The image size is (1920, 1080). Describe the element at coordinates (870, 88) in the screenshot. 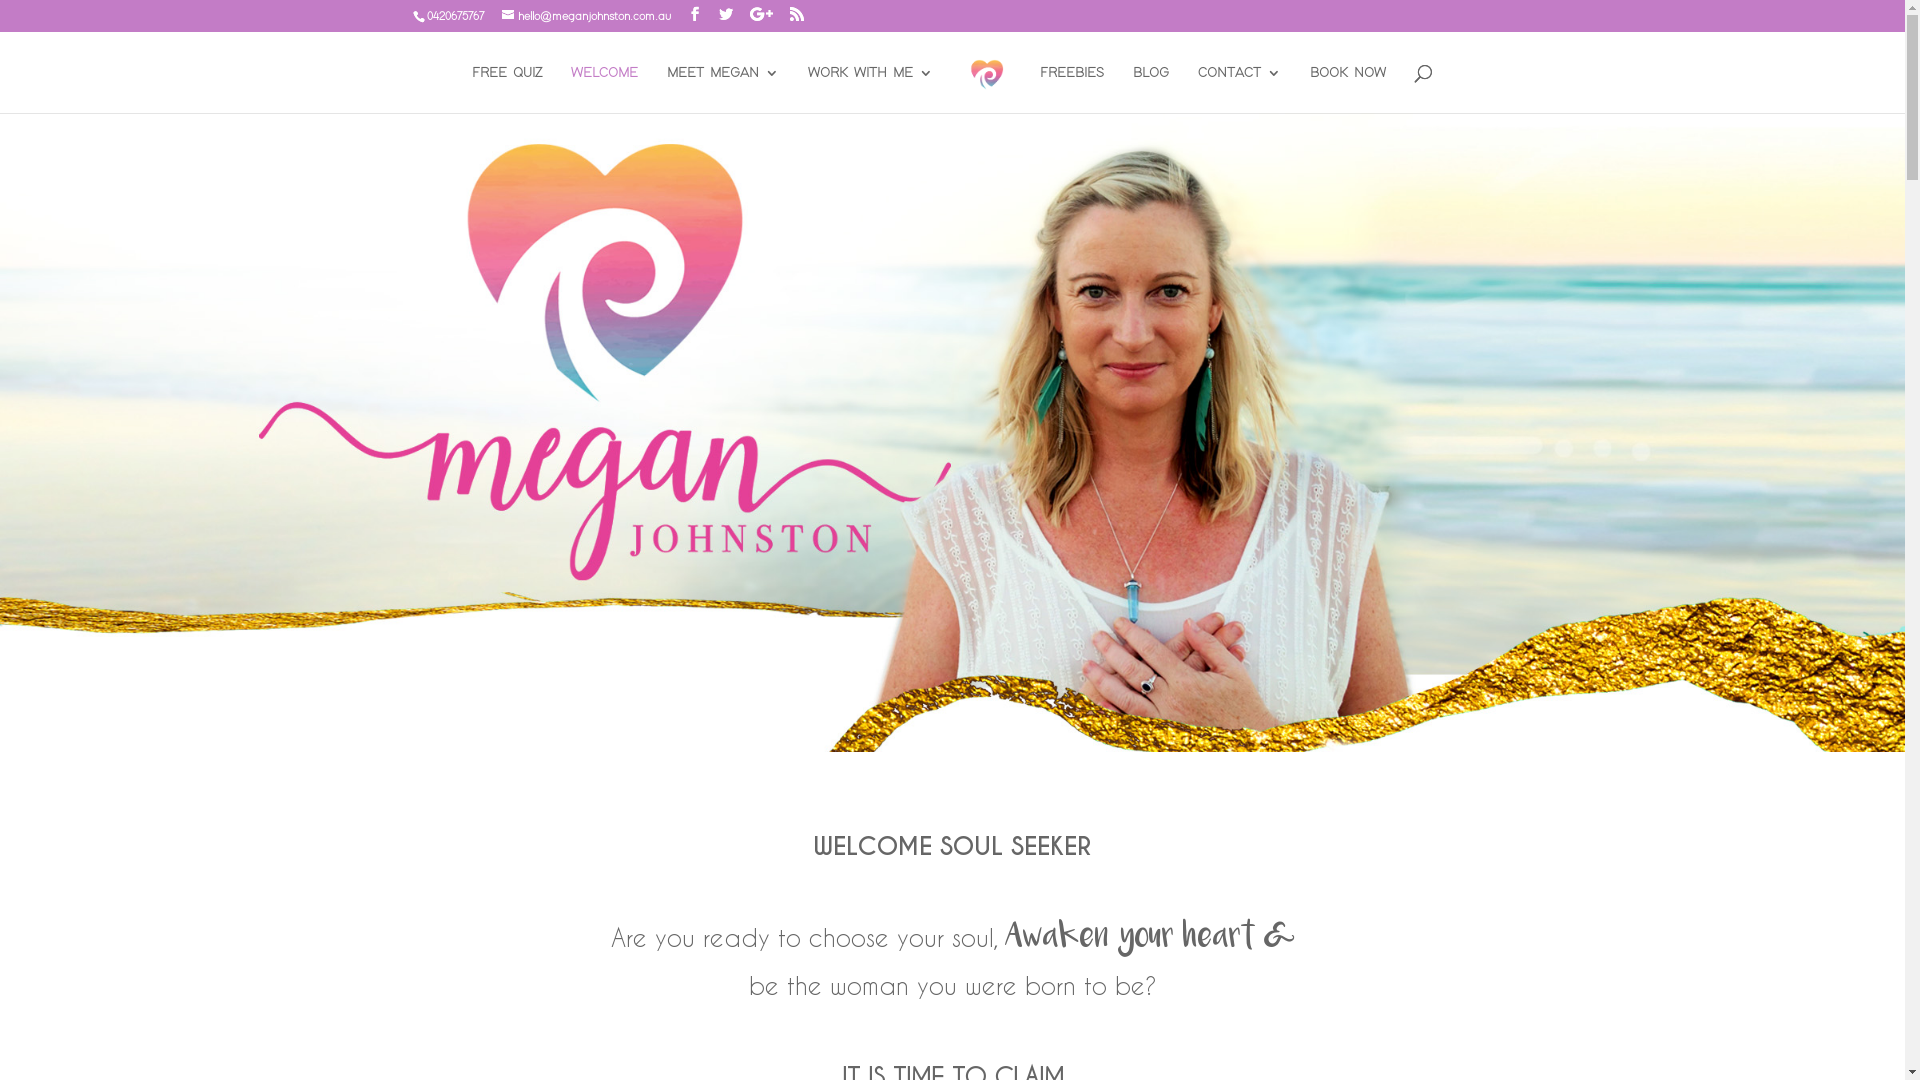

I see `'WORK WITH ME'` at that location.